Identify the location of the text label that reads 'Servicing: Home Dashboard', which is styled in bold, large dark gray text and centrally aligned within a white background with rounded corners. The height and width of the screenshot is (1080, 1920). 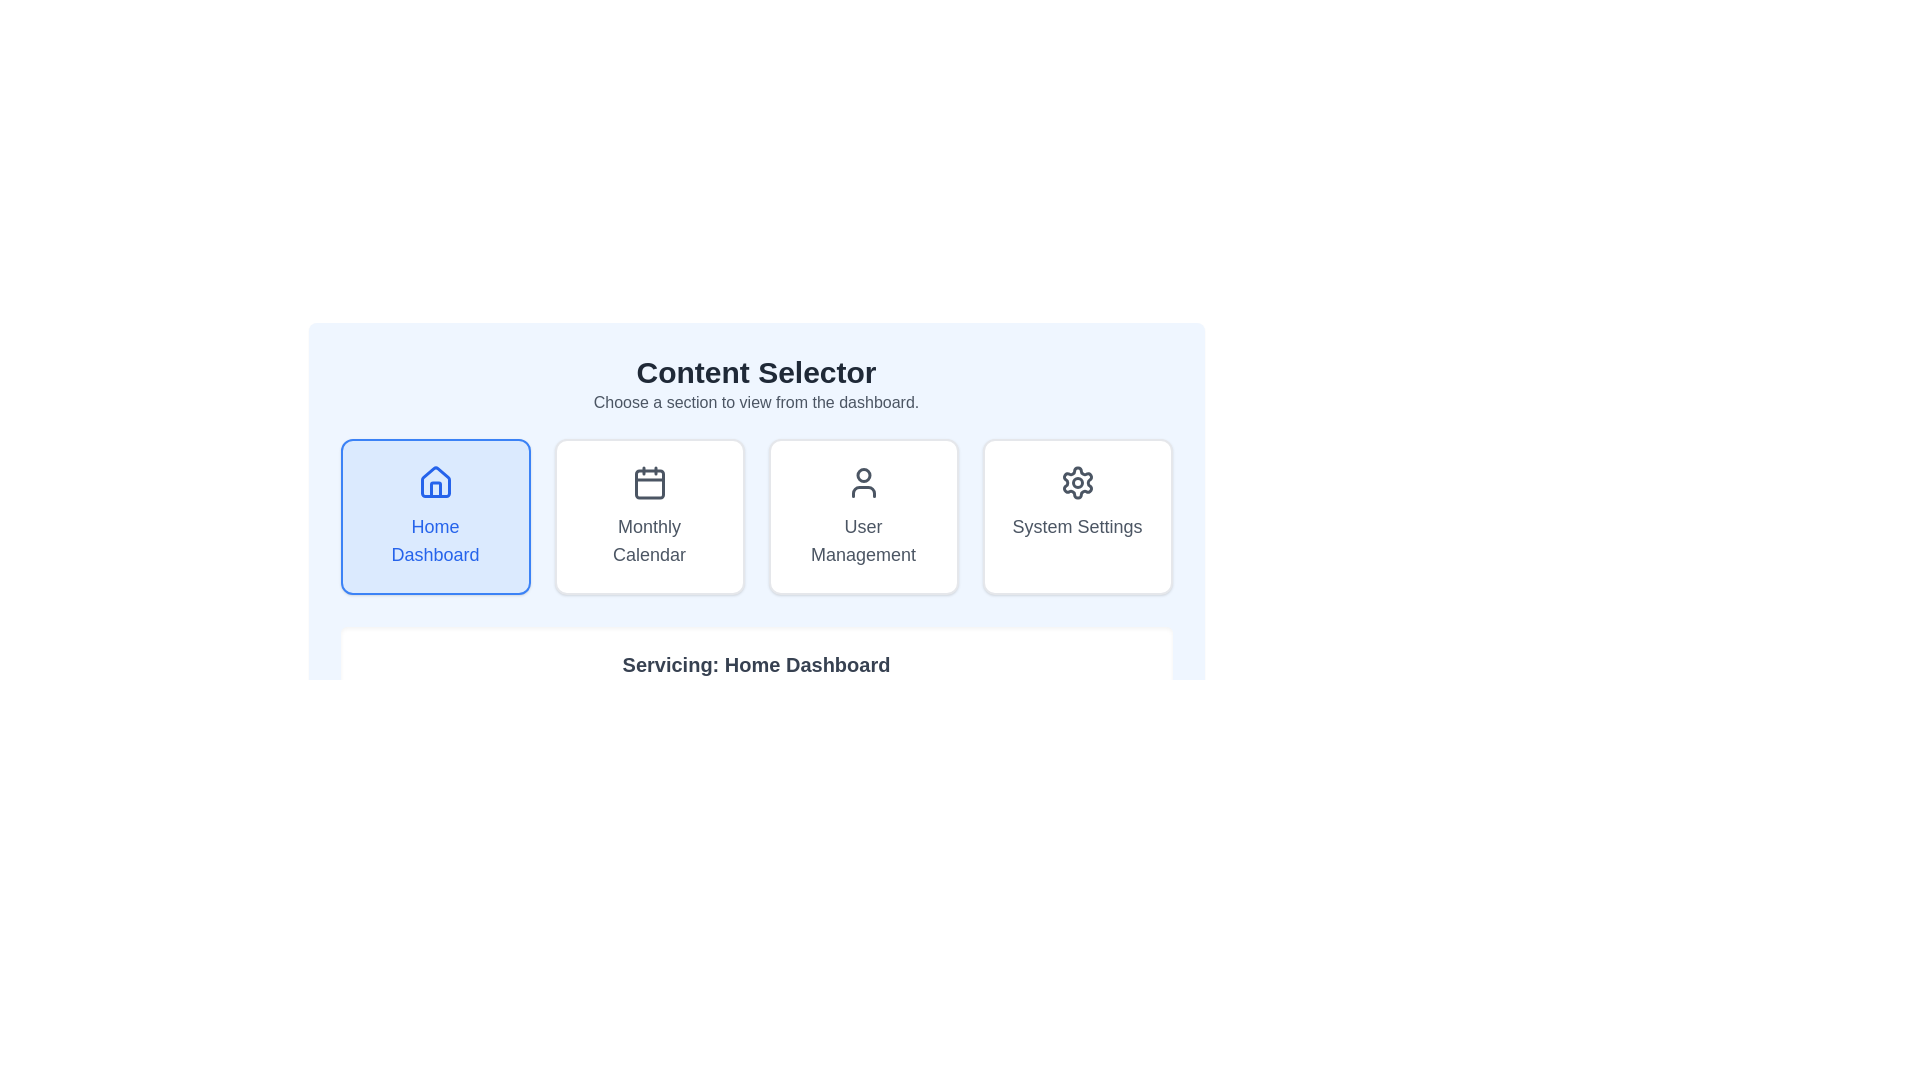
(755, 664).